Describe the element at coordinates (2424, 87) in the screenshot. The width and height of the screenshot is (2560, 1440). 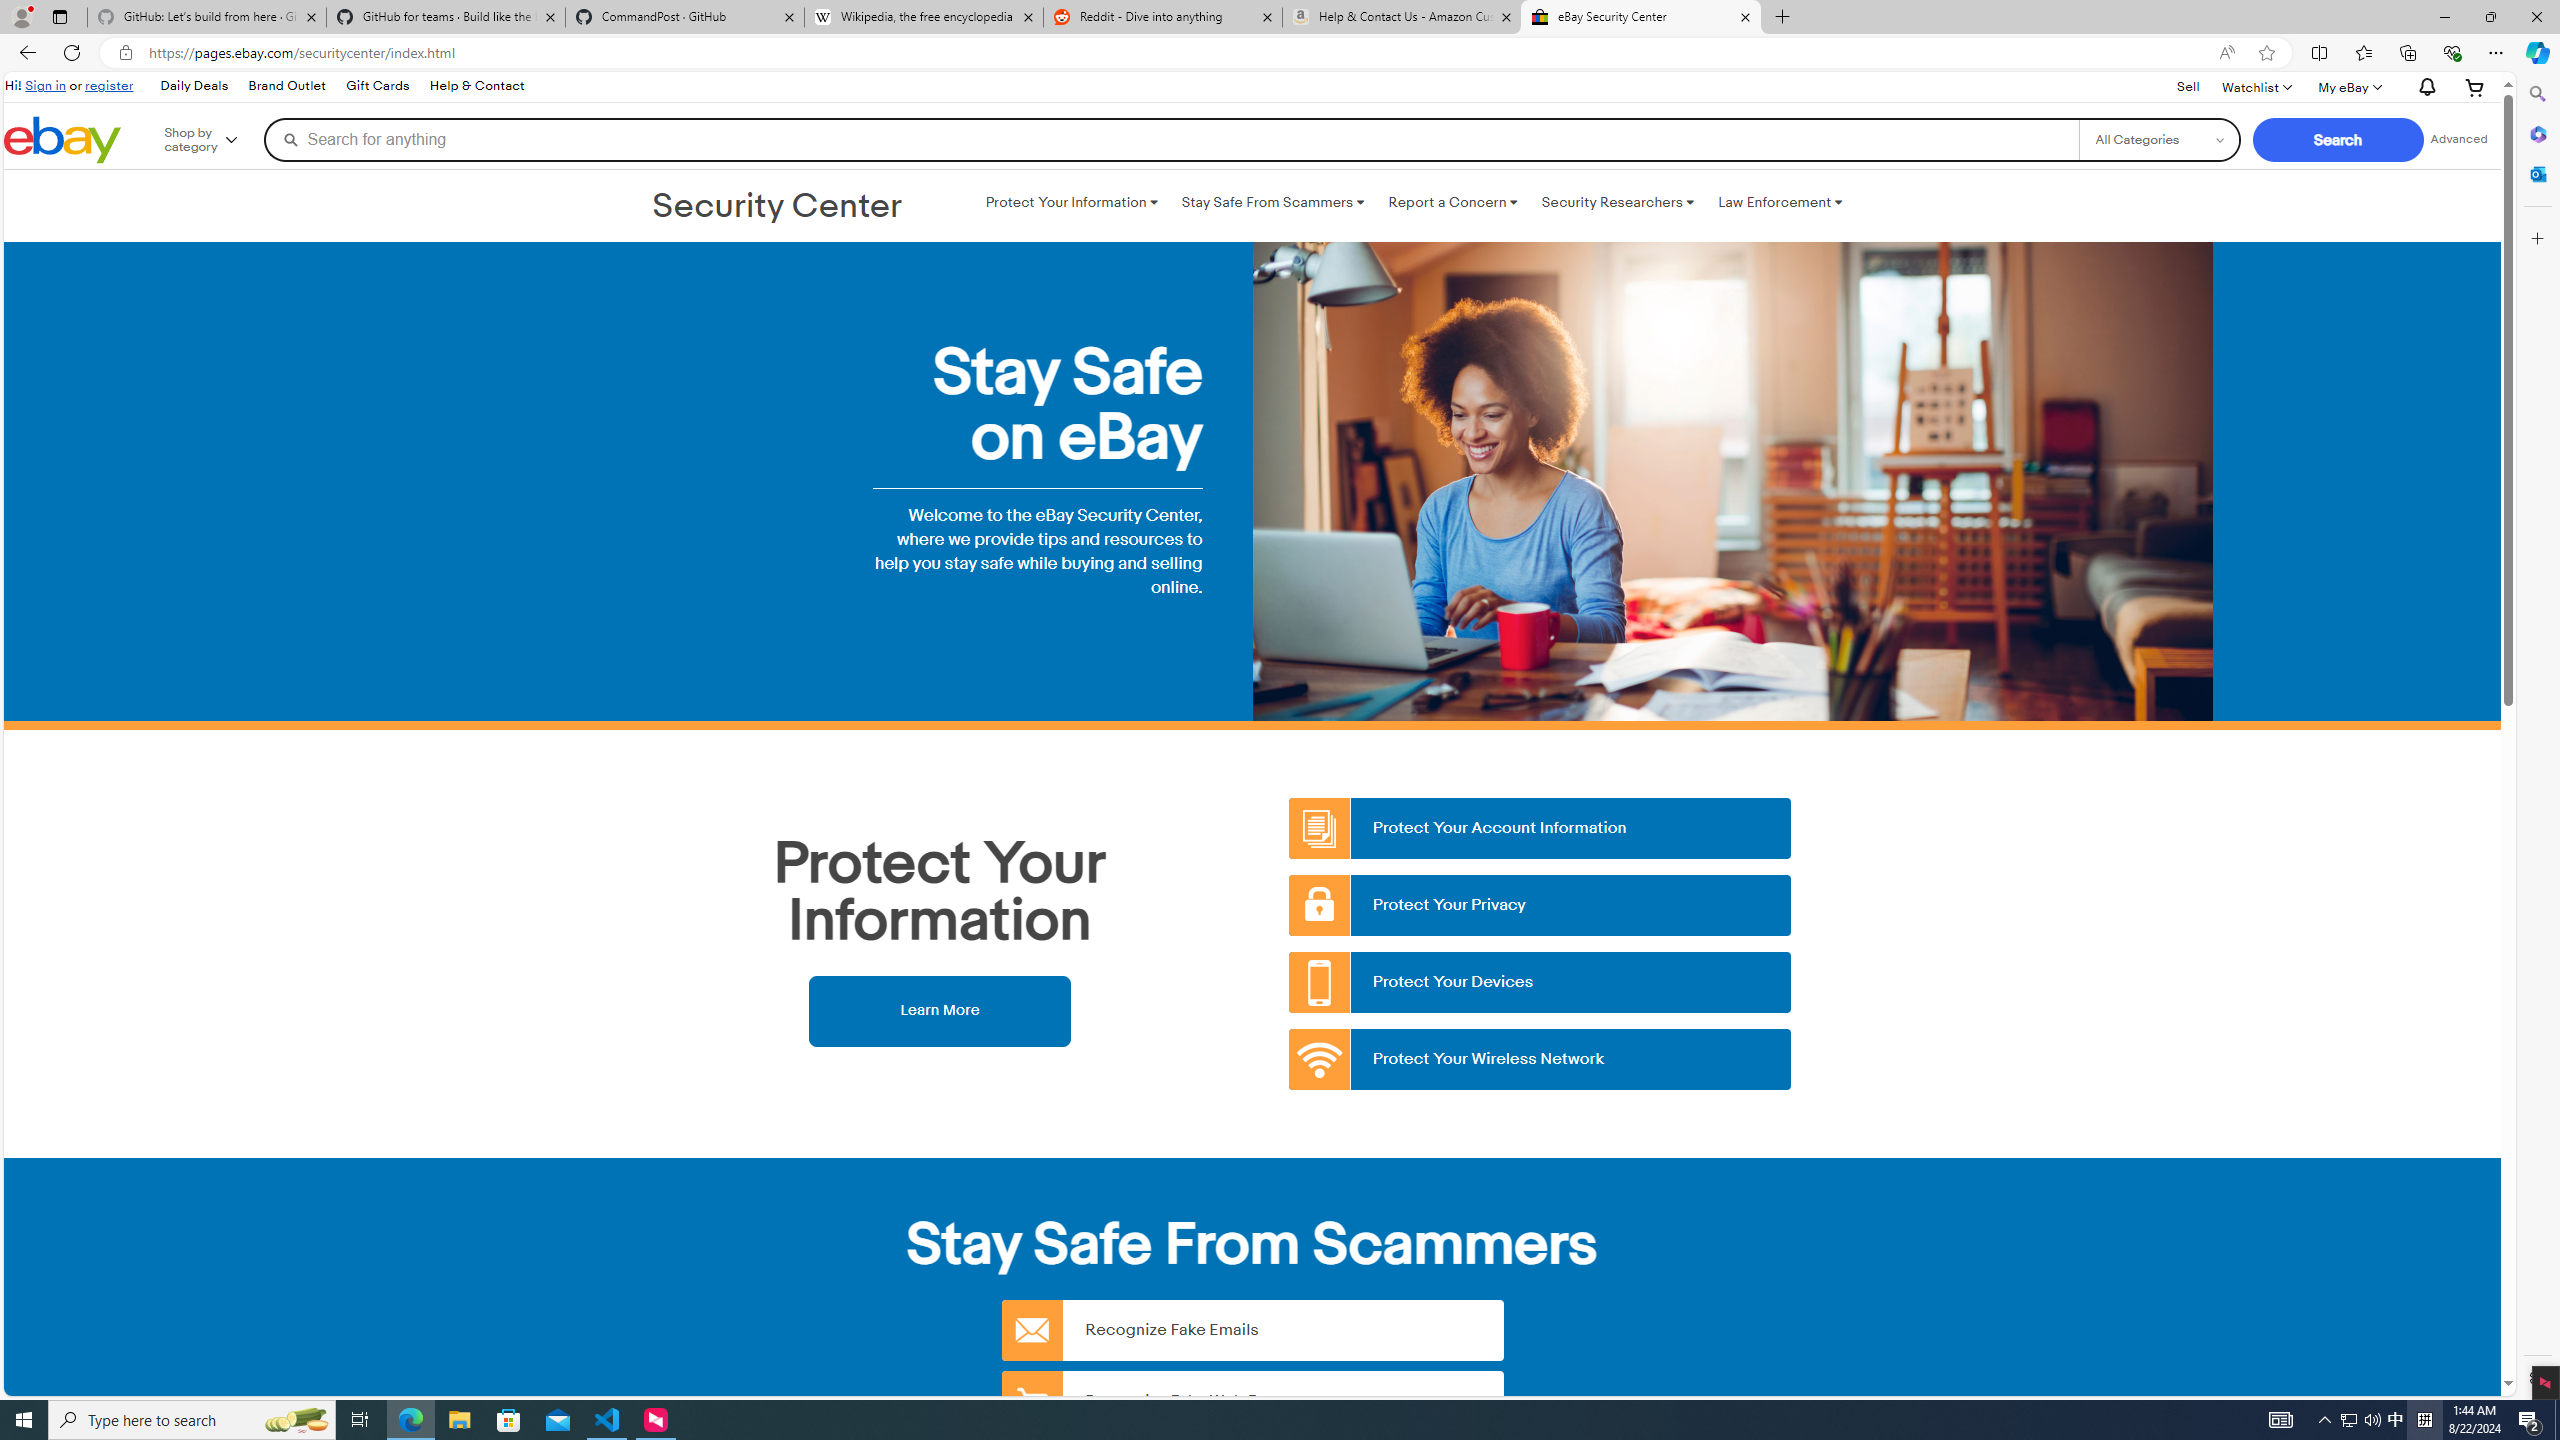
I see `'AutomationID: gh-eb-Alerts'` at that location.